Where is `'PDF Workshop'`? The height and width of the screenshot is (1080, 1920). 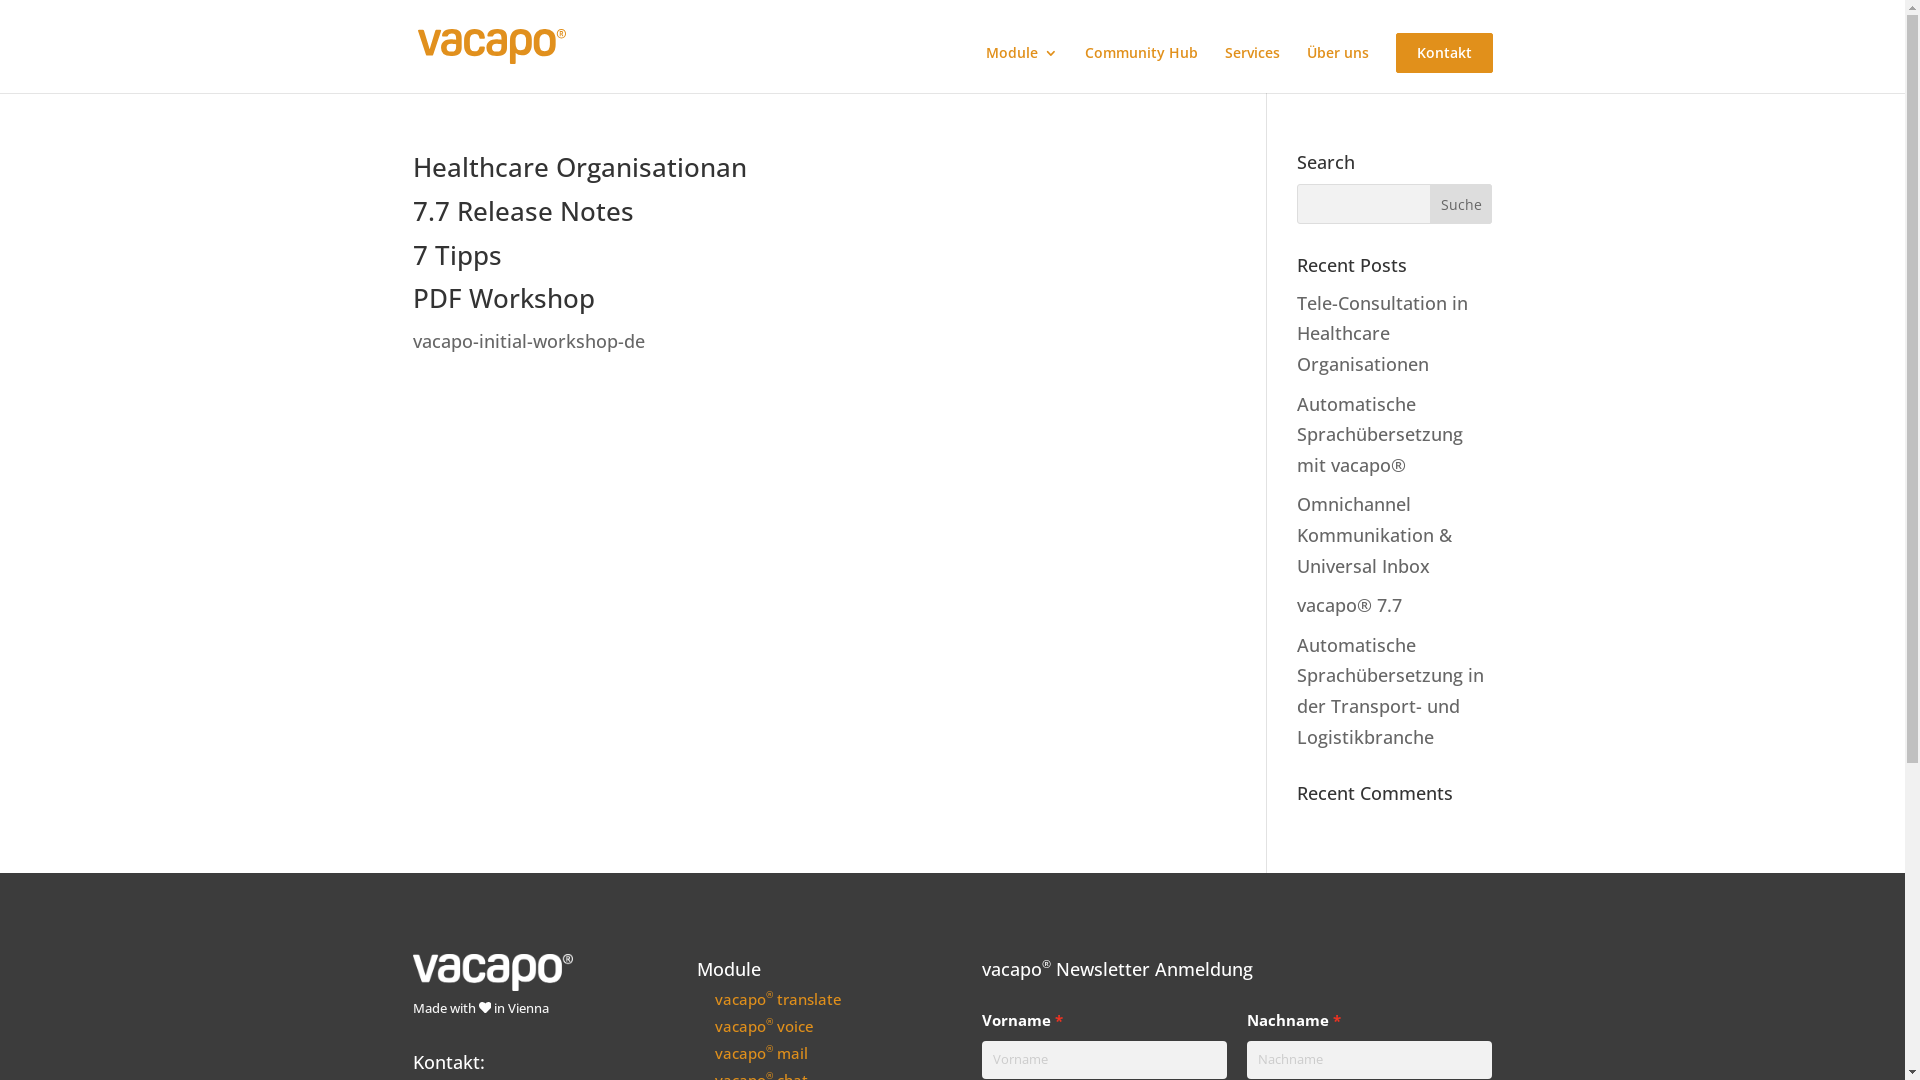
'PDF Workshop' is located at coordinates (503, 297).